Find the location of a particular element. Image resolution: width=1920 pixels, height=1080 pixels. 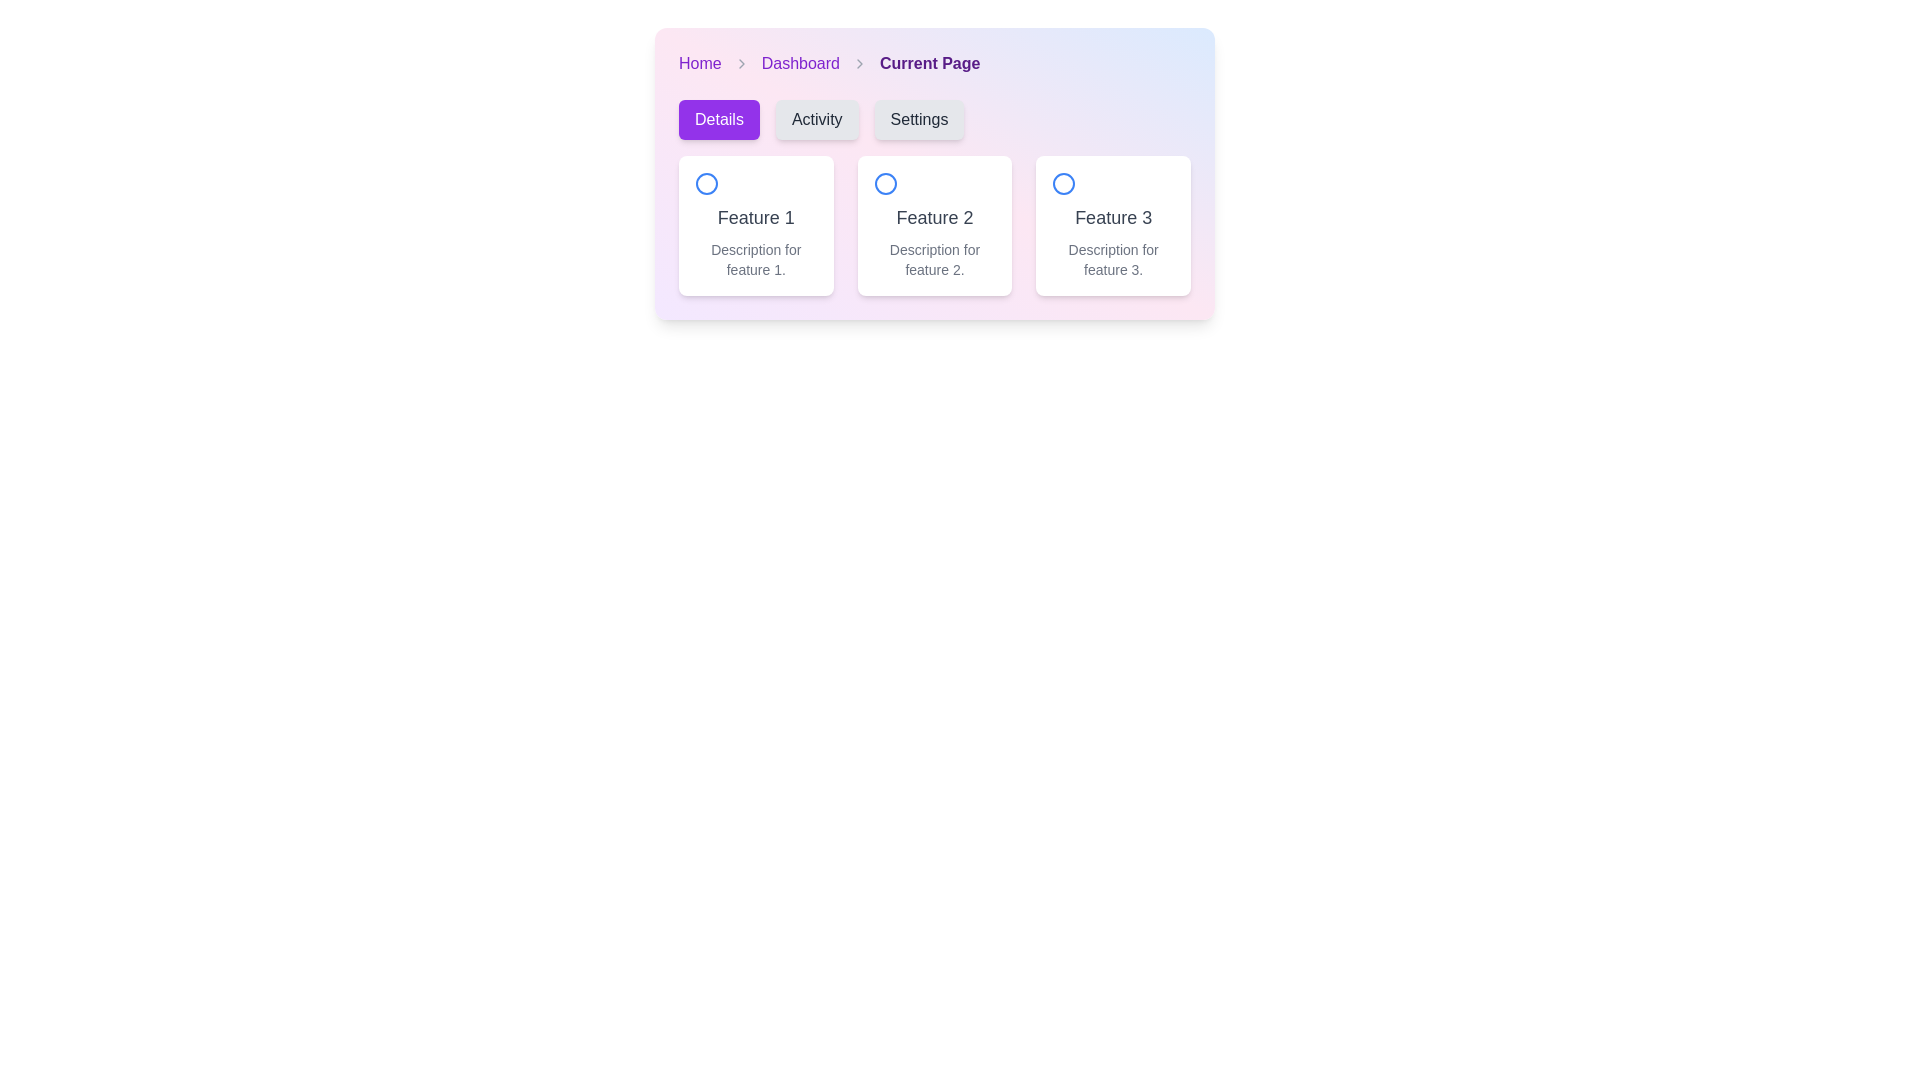

the first hyperlink in the breadcrumb sequence is located at coordinates (700, 63).